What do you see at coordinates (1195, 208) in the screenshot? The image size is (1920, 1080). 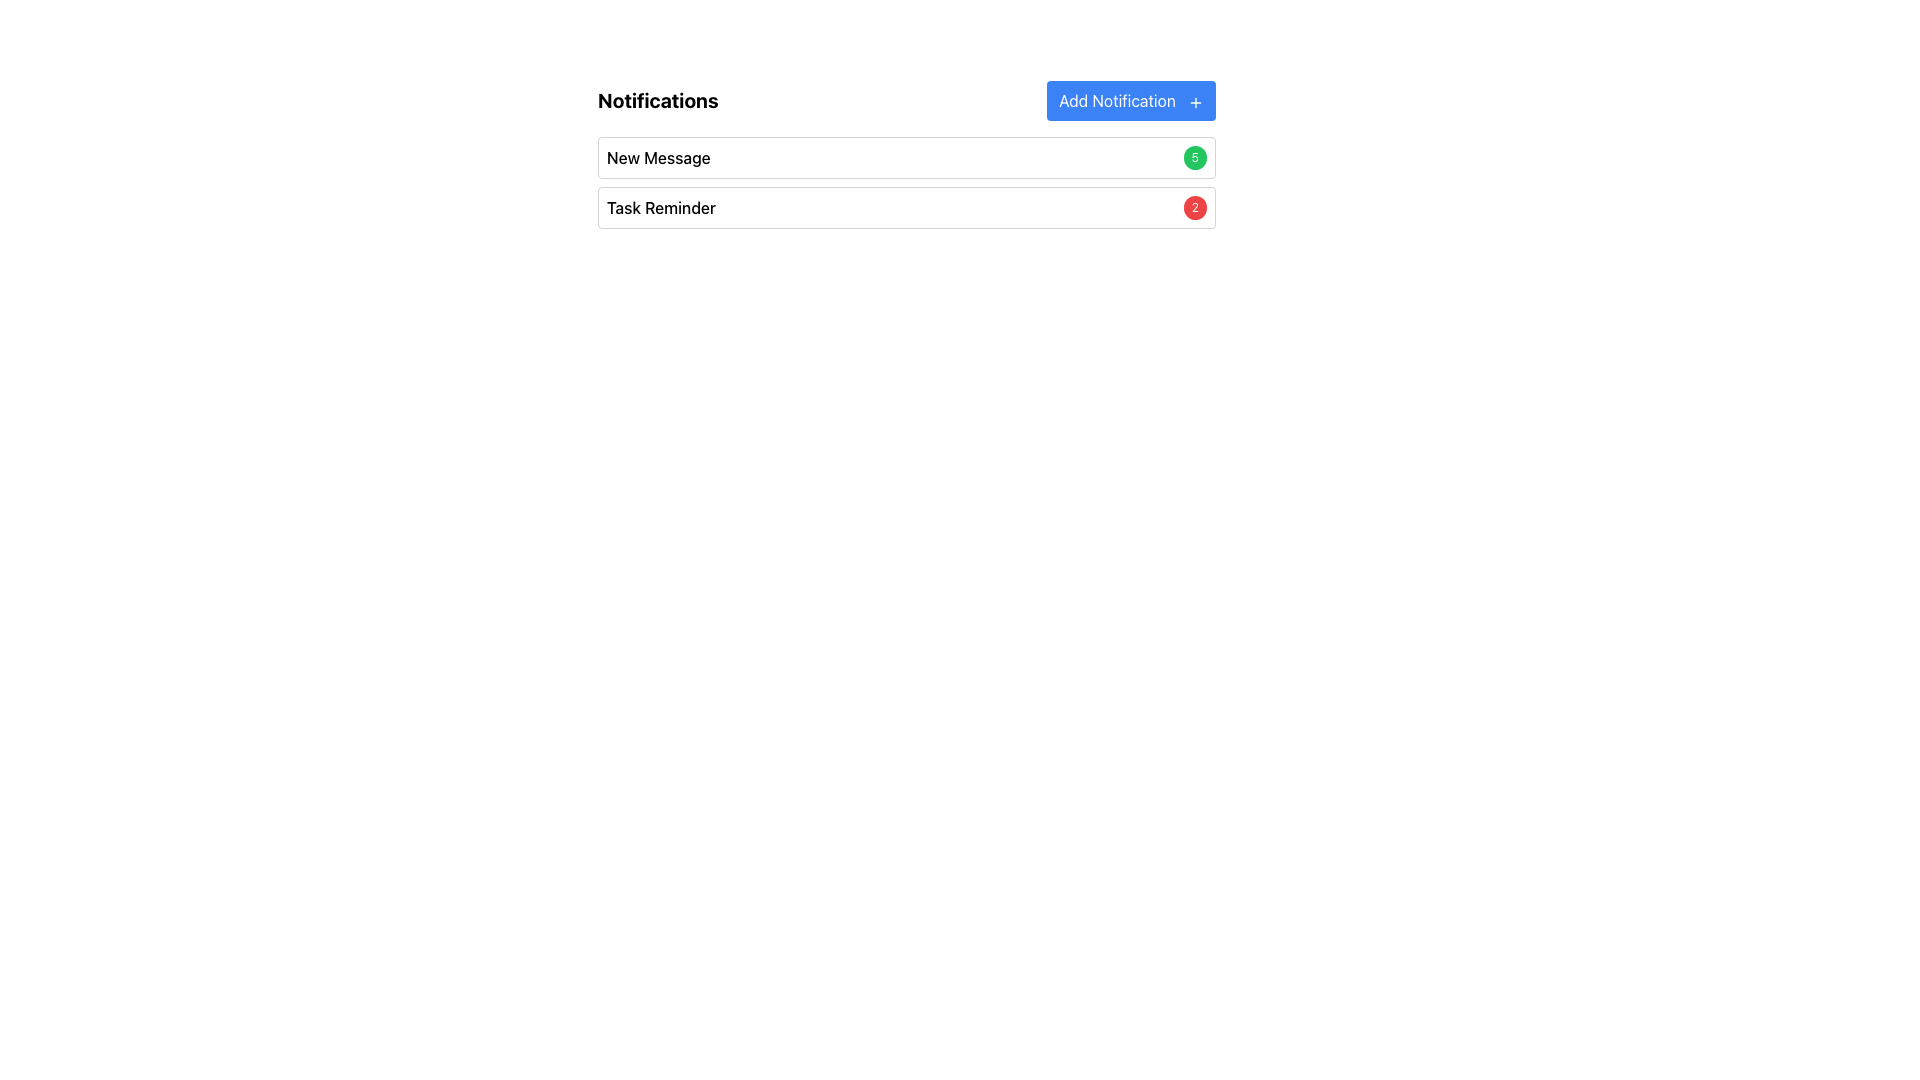 I see `the badge or counter indicating two items associated with the 'Task Reminder' entry, located to the right of the 'Task Reminder' text` at bounding box center [1195, 208].